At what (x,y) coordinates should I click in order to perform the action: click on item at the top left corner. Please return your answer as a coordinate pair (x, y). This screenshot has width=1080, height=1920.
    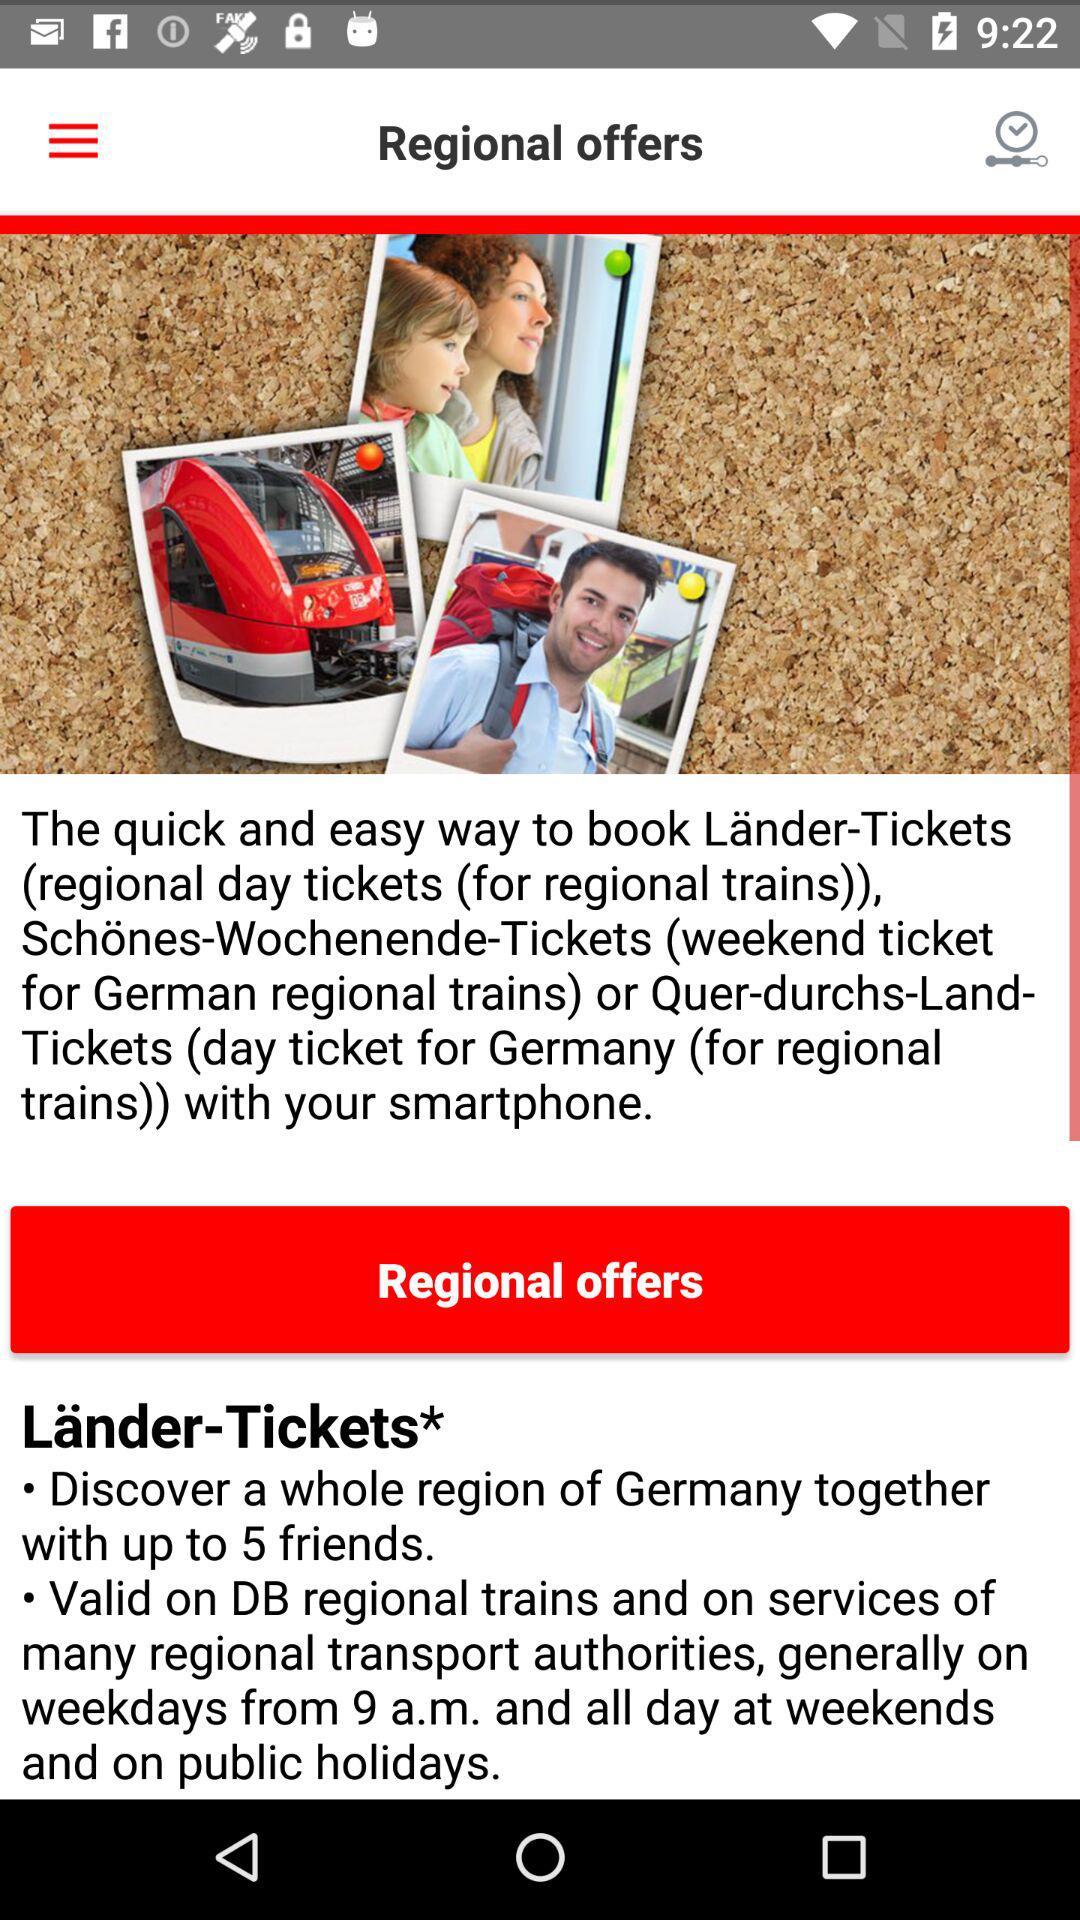
    Looking at the image, I should click on (72, 135).